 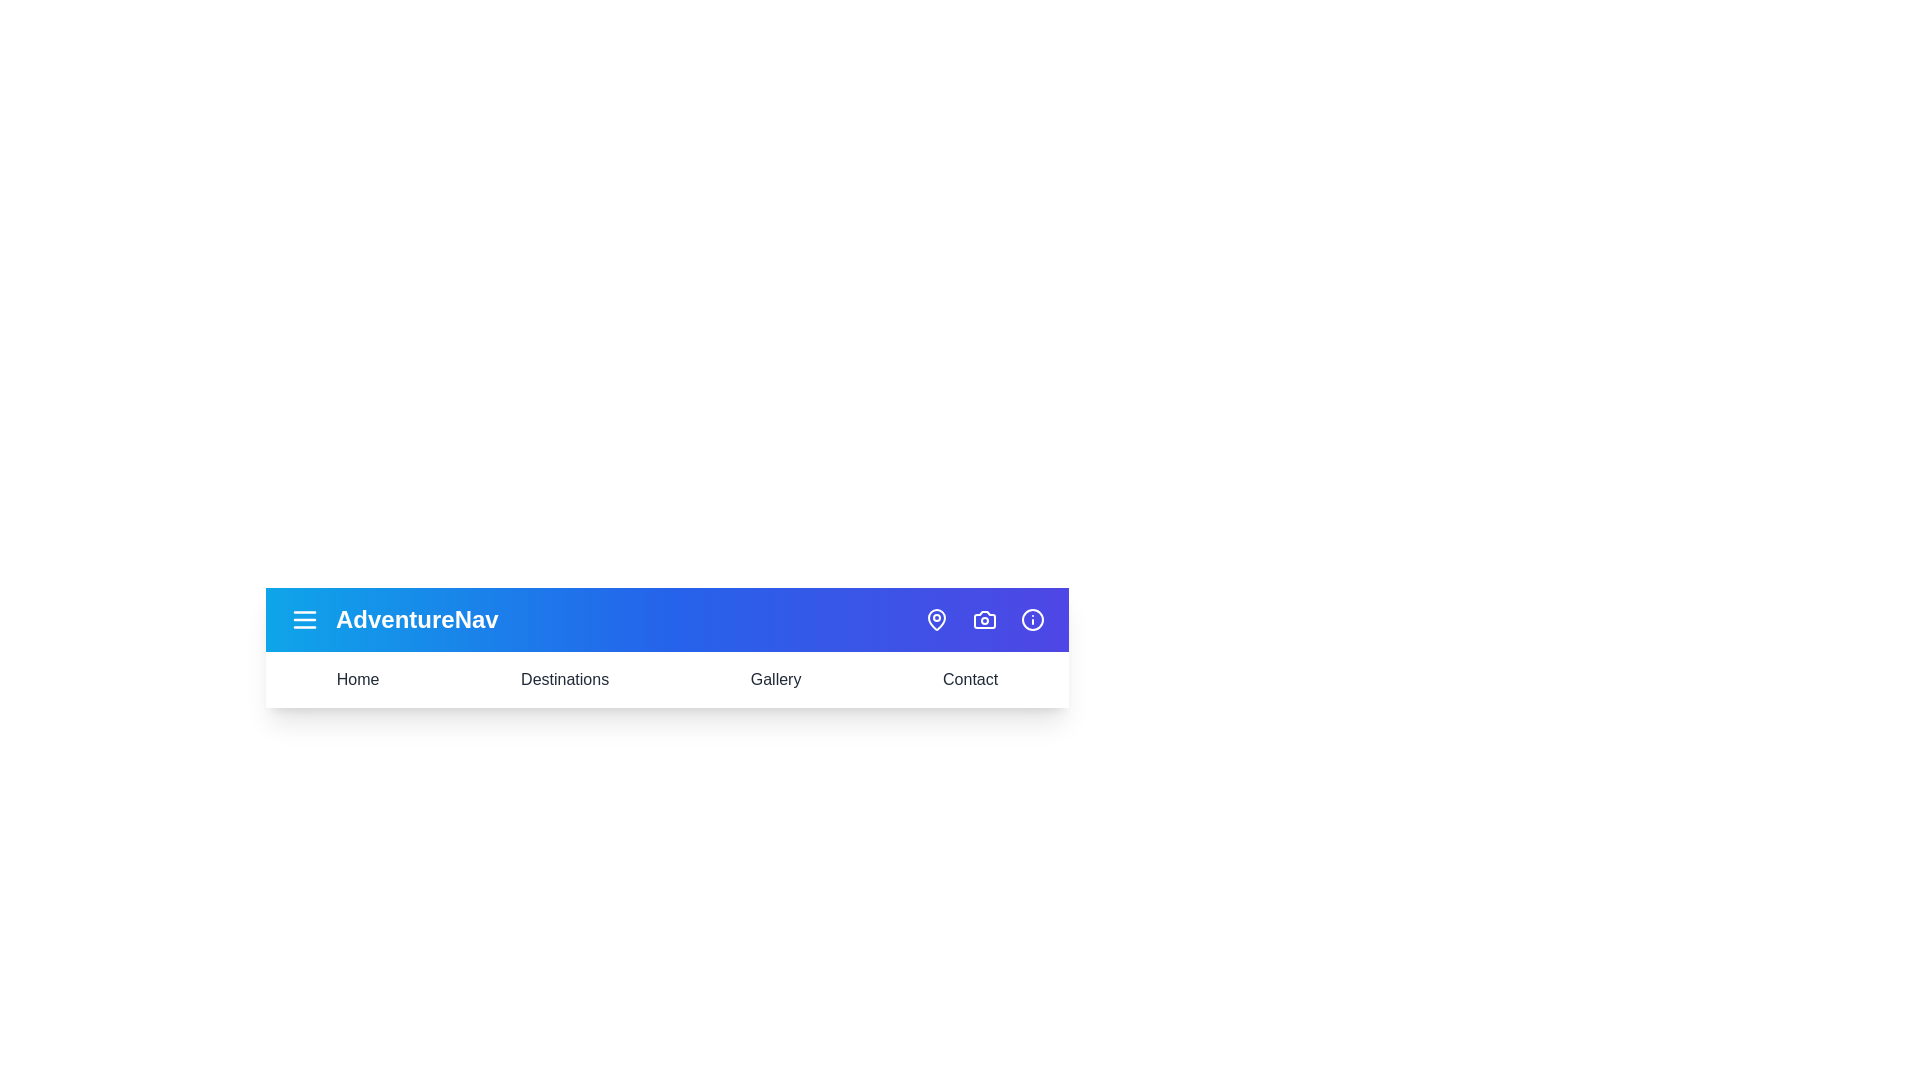 I want to click on the menu icon to toggle the menu visibility, so click(x=304, y=619).